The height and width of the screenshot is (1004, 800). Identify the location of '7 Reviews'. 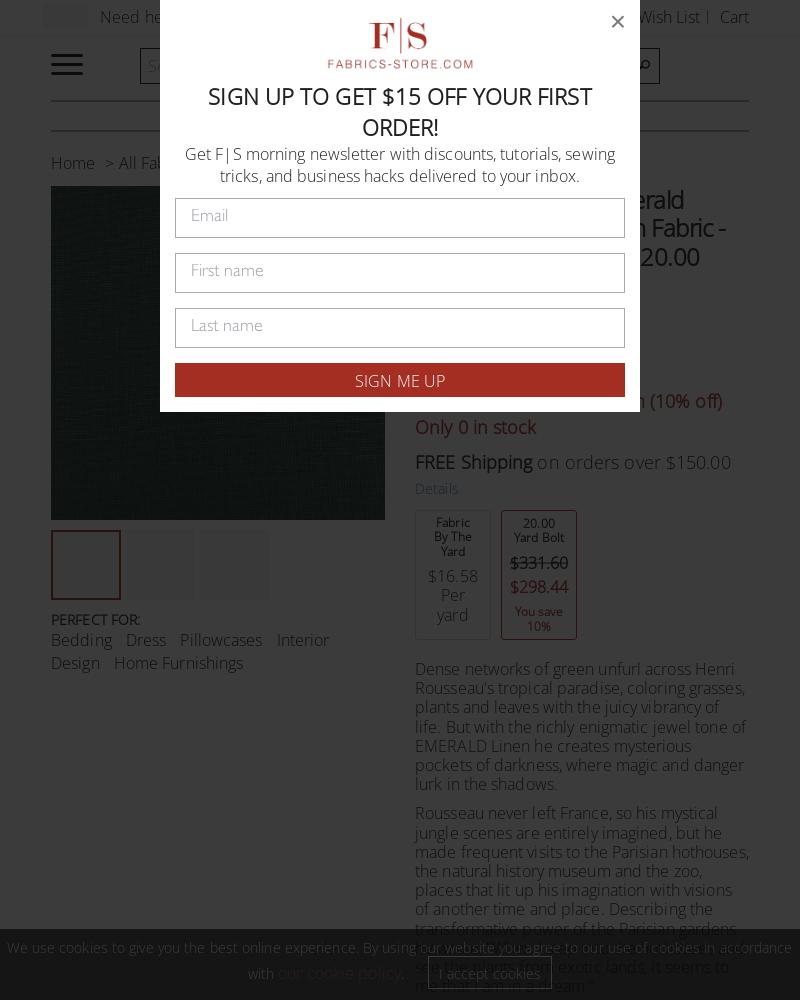
(530, 319).